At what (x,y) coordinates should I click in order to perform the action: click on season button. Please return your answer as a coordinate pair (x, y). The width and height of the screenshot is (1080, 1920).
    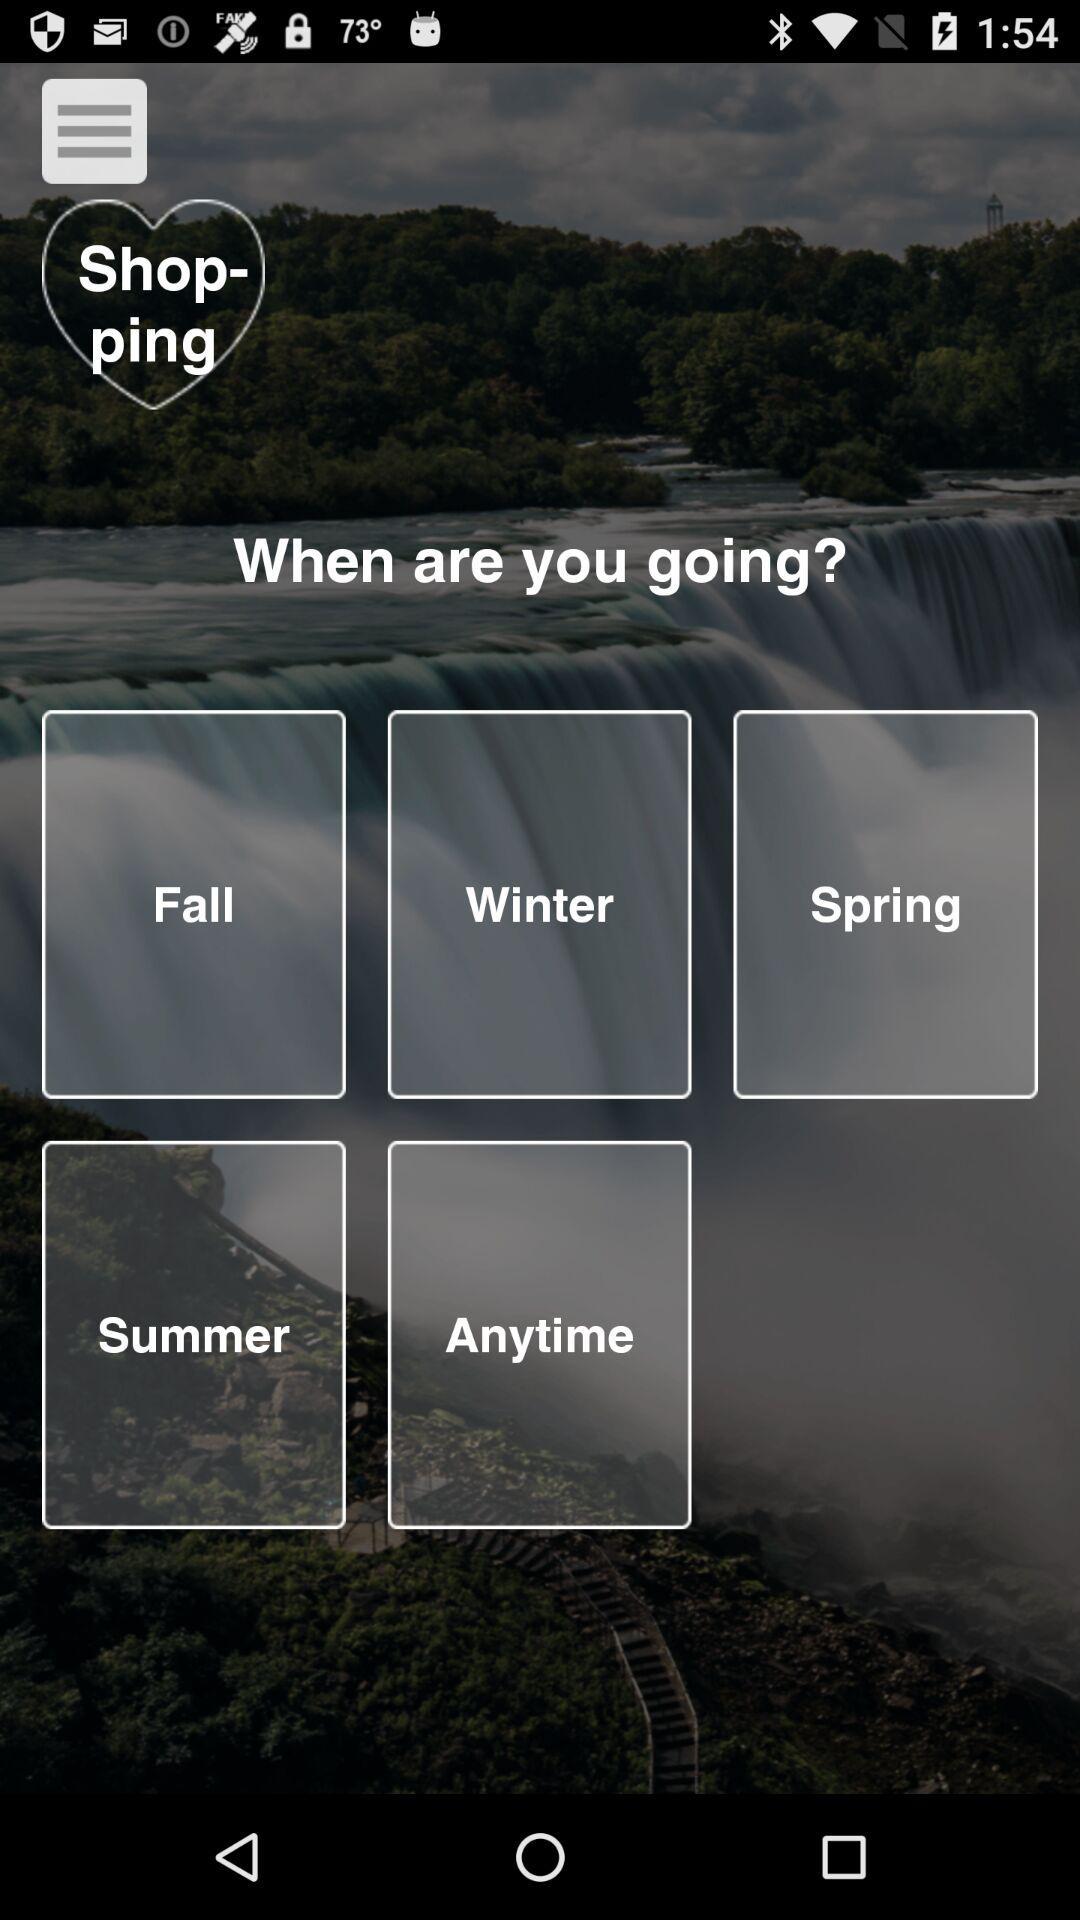
    Looking at the image, I should click on (538, 1334).